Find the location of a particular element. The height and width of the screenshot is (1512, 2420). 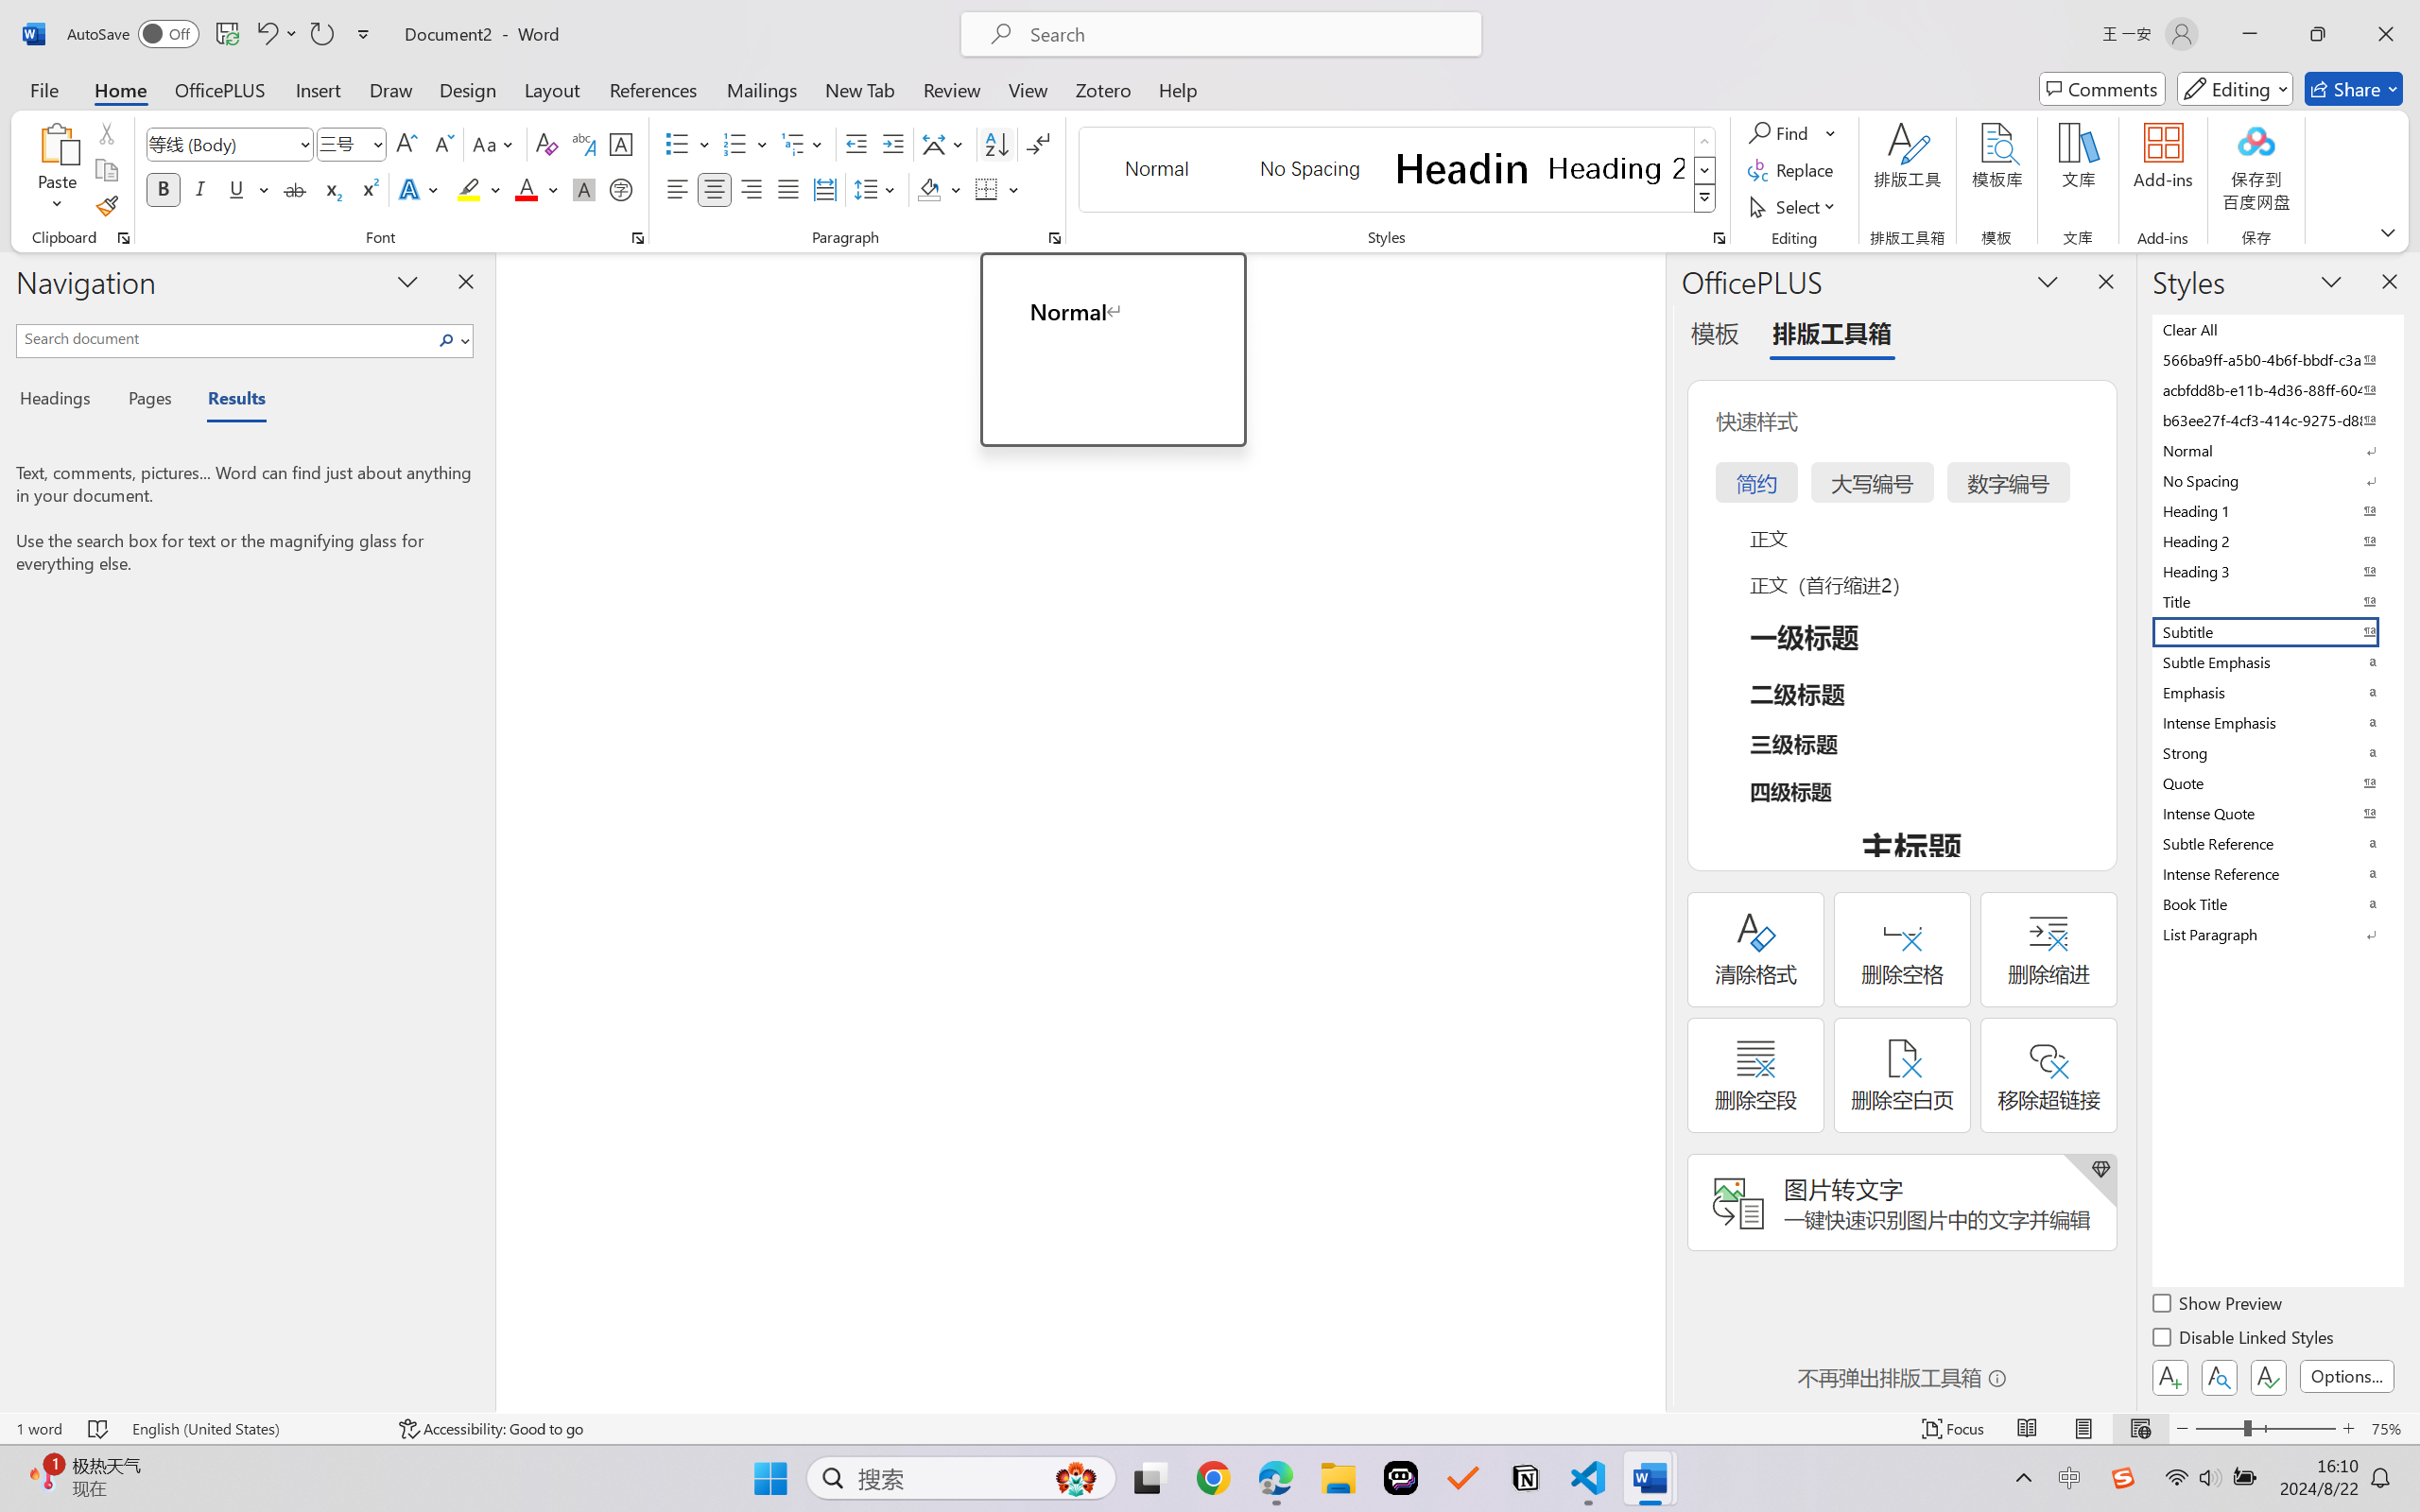

'Character Border' is located at coordinates (621, 144).